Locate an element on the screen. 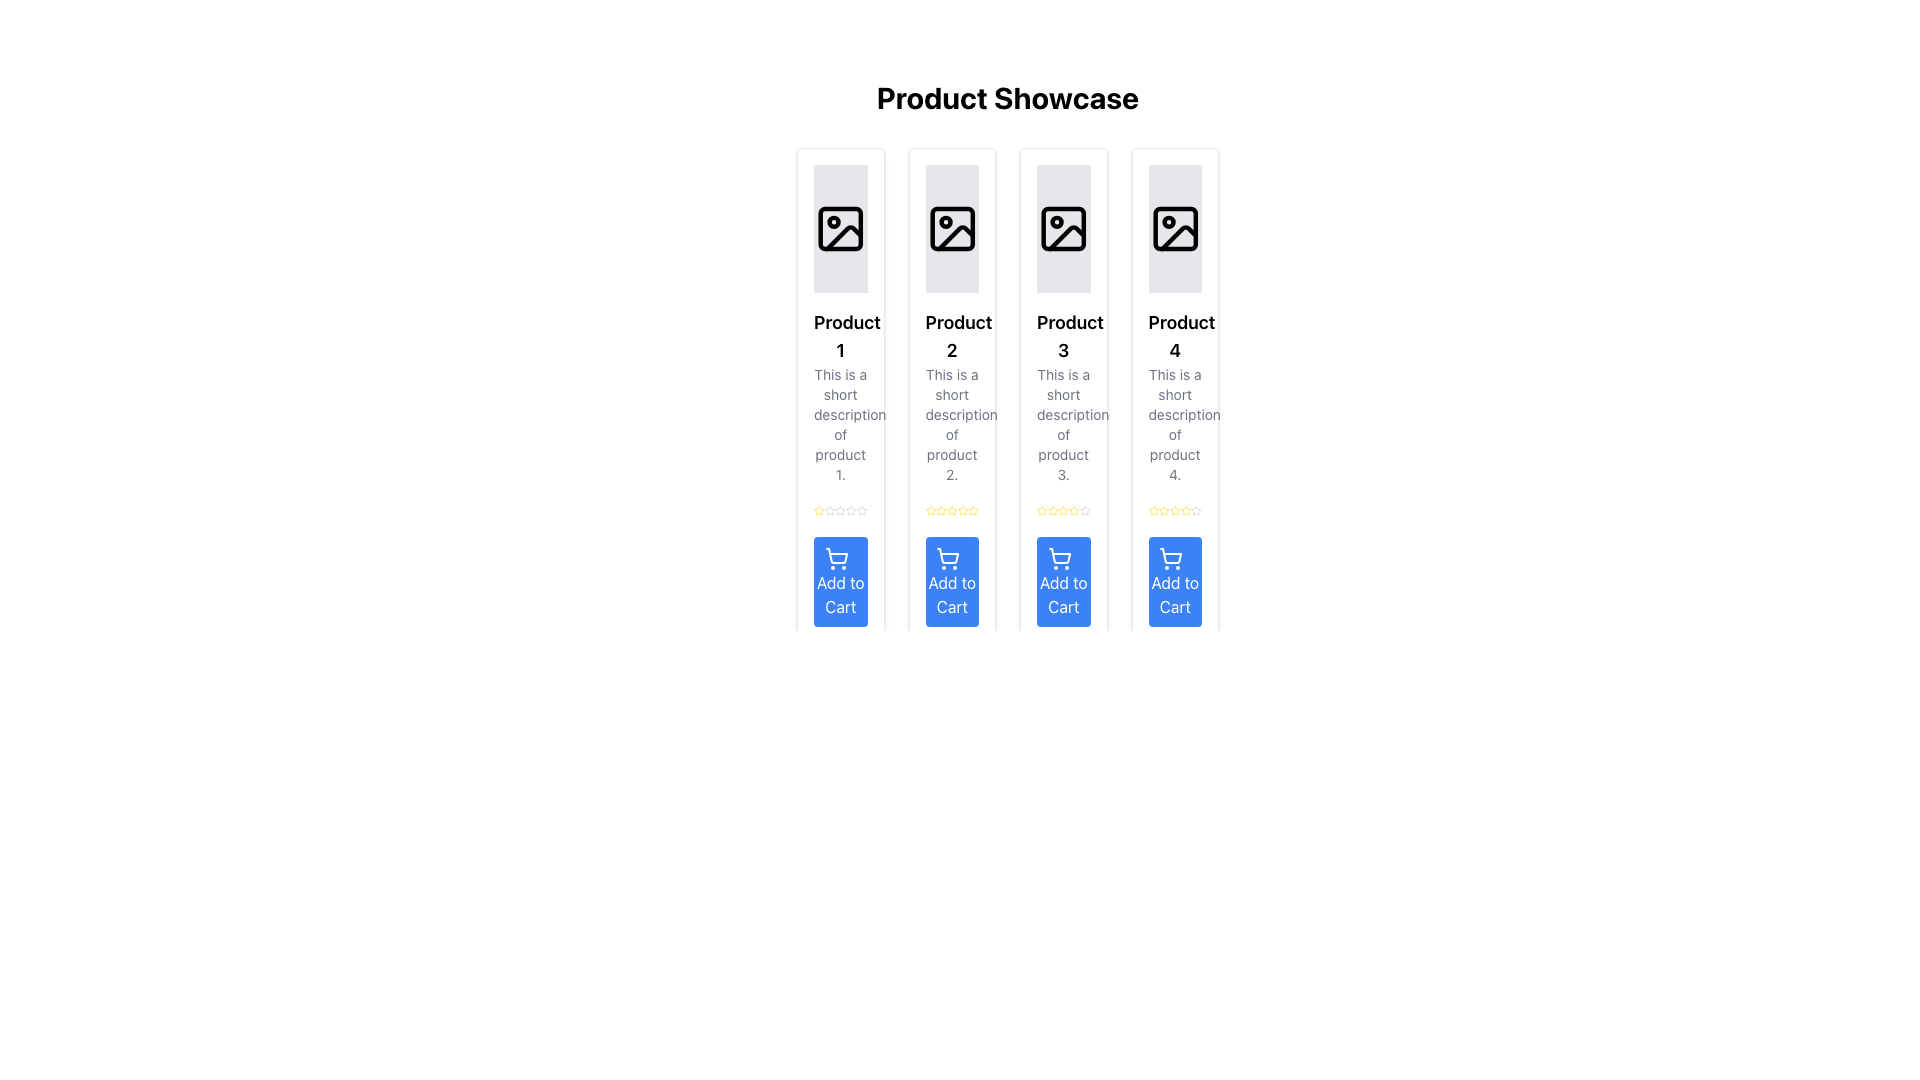 The width and height of the screenshot is (1920, 1080). the graphic element within the second product card, which visually enhances the icon but is non-interactive is located at coordinates (951, 227).